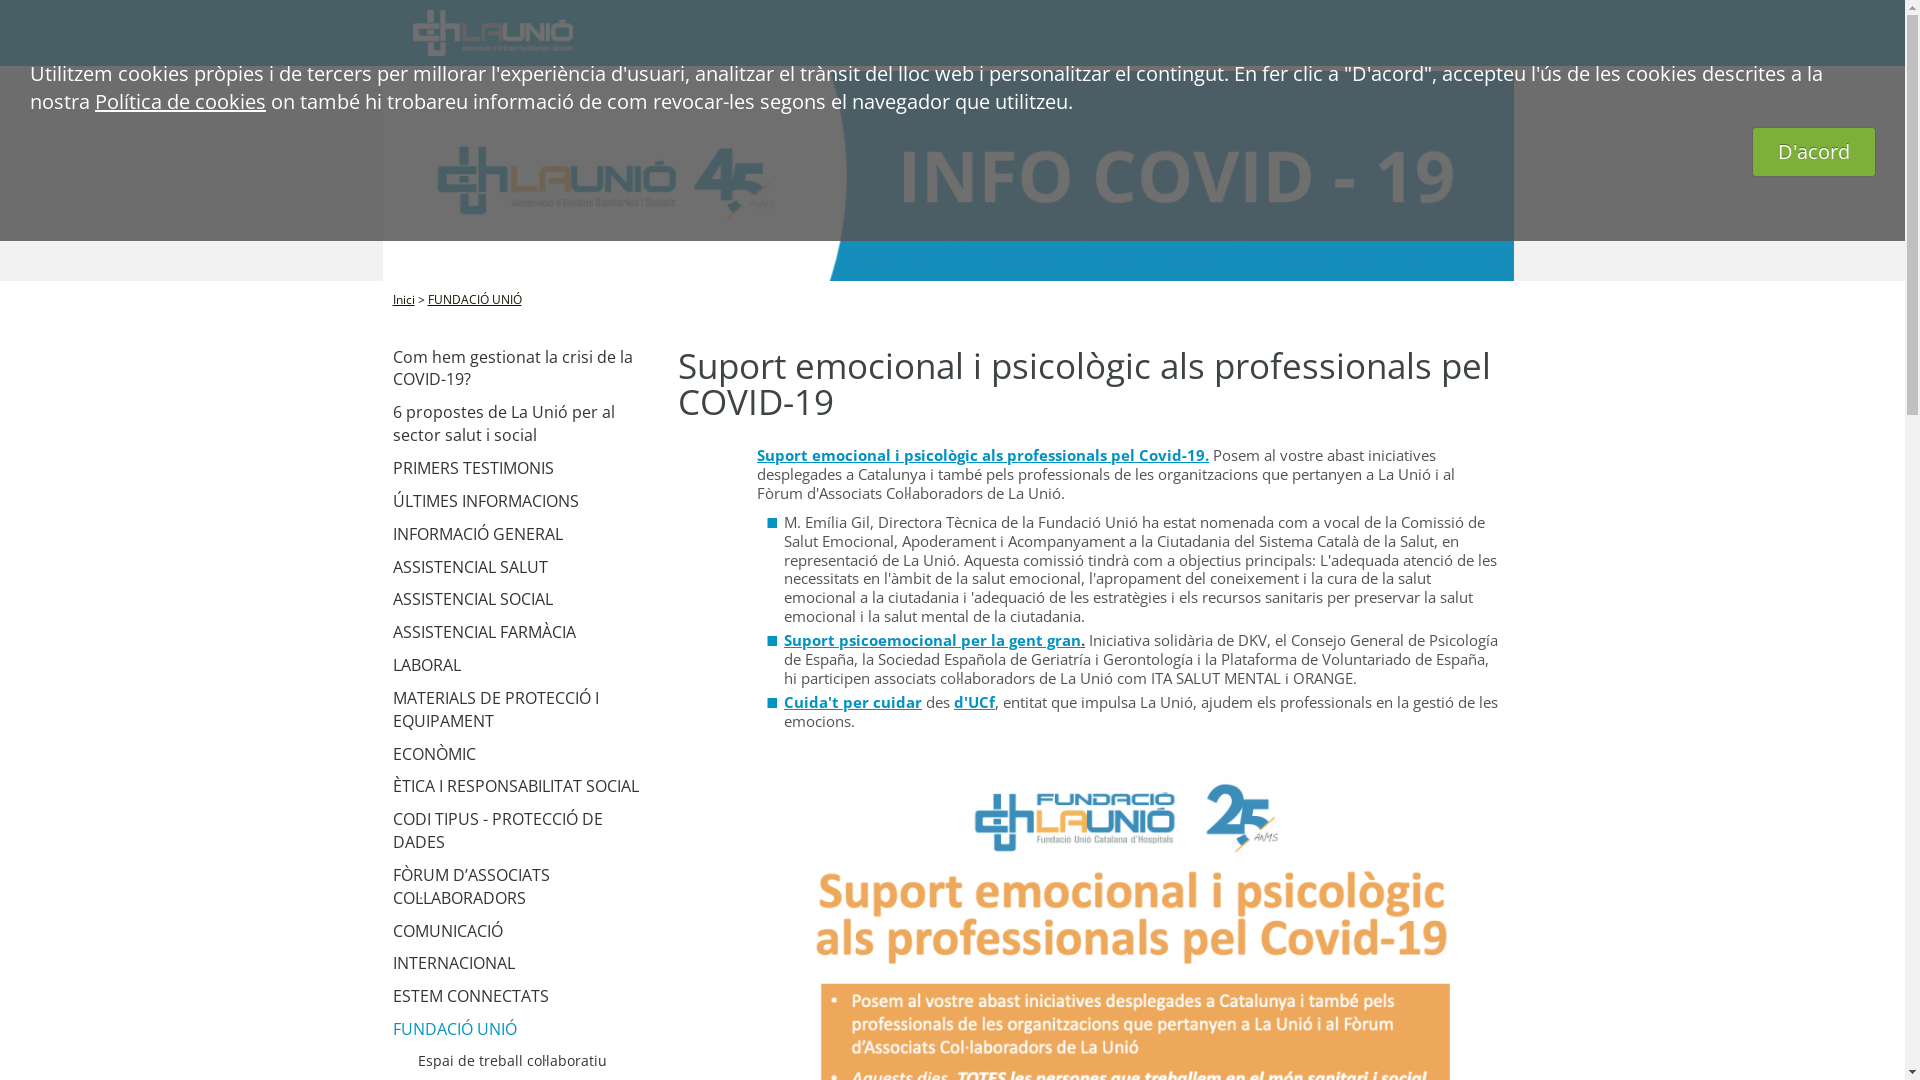  Describe the element at coordinates (524, 665) in the screenshot. I see `'LABORAL'` at that location.